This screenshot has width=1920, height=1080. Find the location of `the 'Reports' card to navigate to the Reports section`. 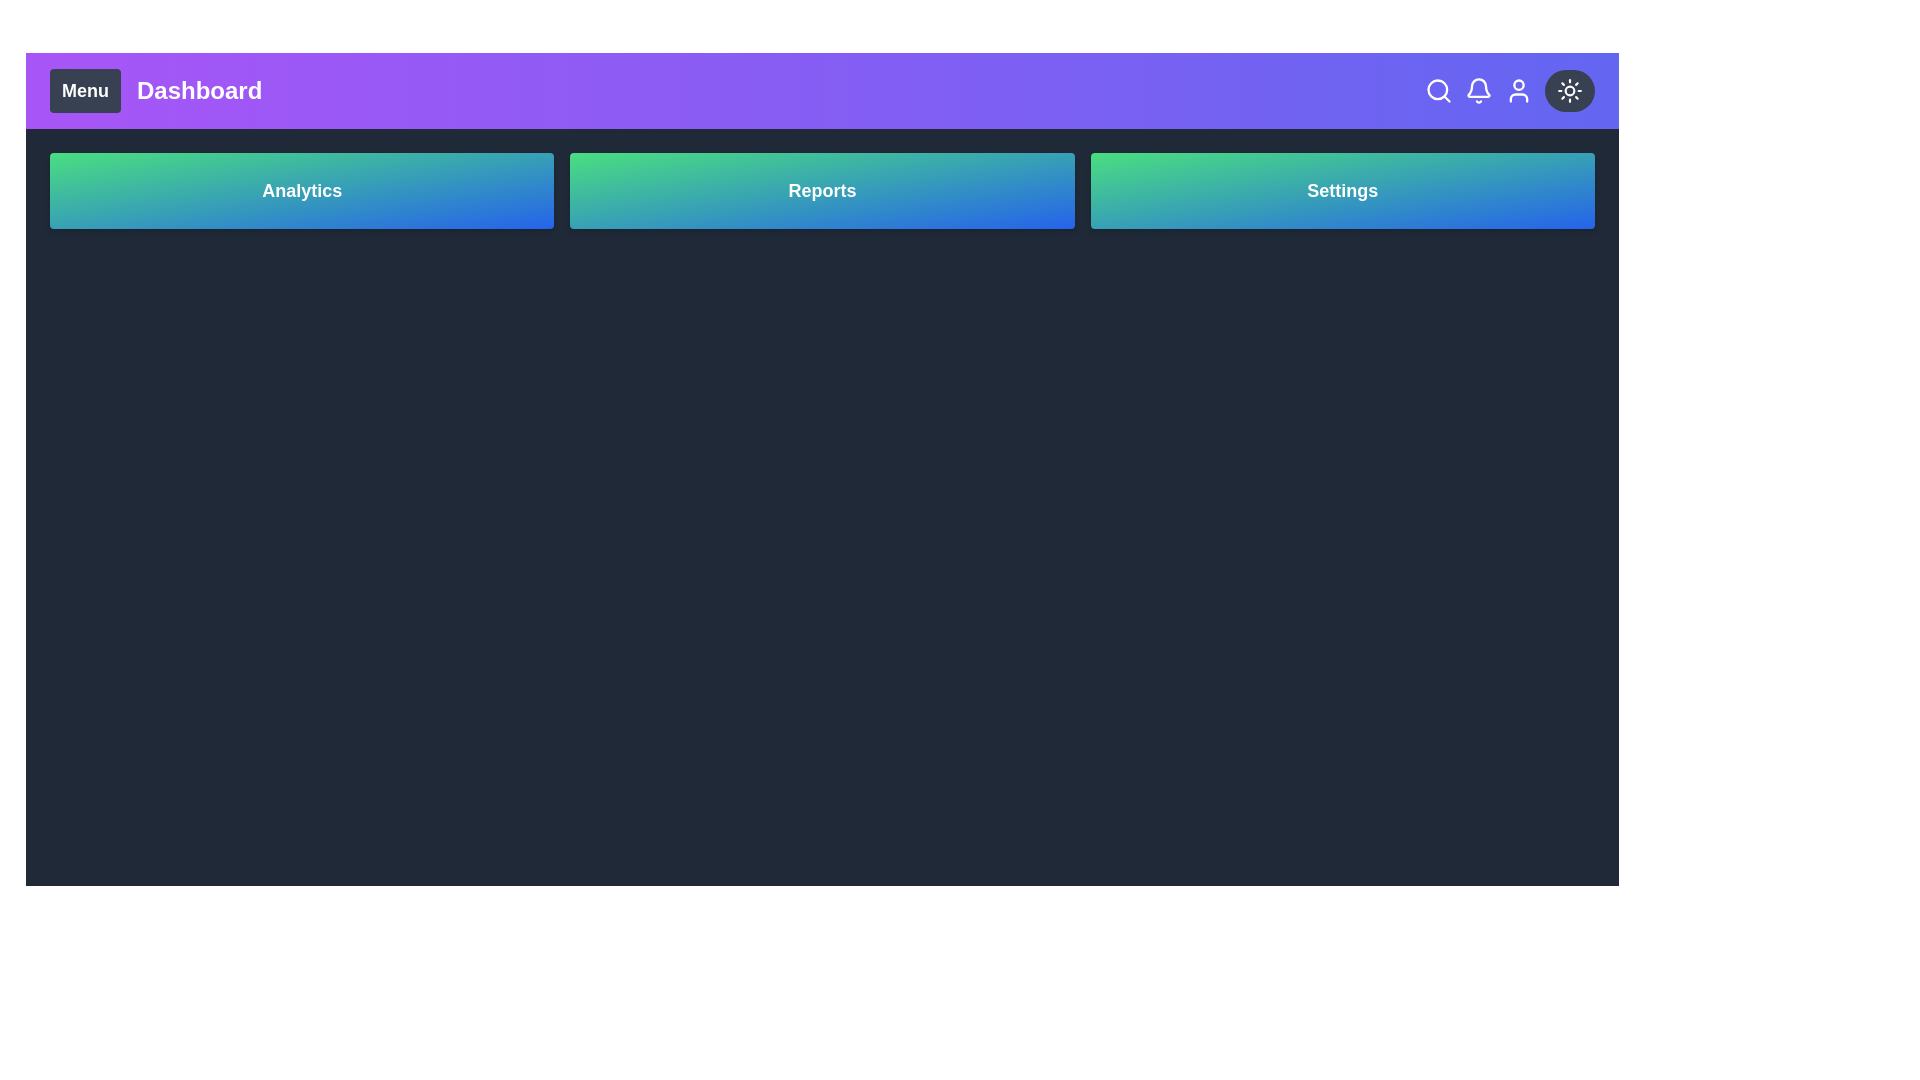

the 'Reports' card to navigate to the Reports section is located at coordinates (821, 191).